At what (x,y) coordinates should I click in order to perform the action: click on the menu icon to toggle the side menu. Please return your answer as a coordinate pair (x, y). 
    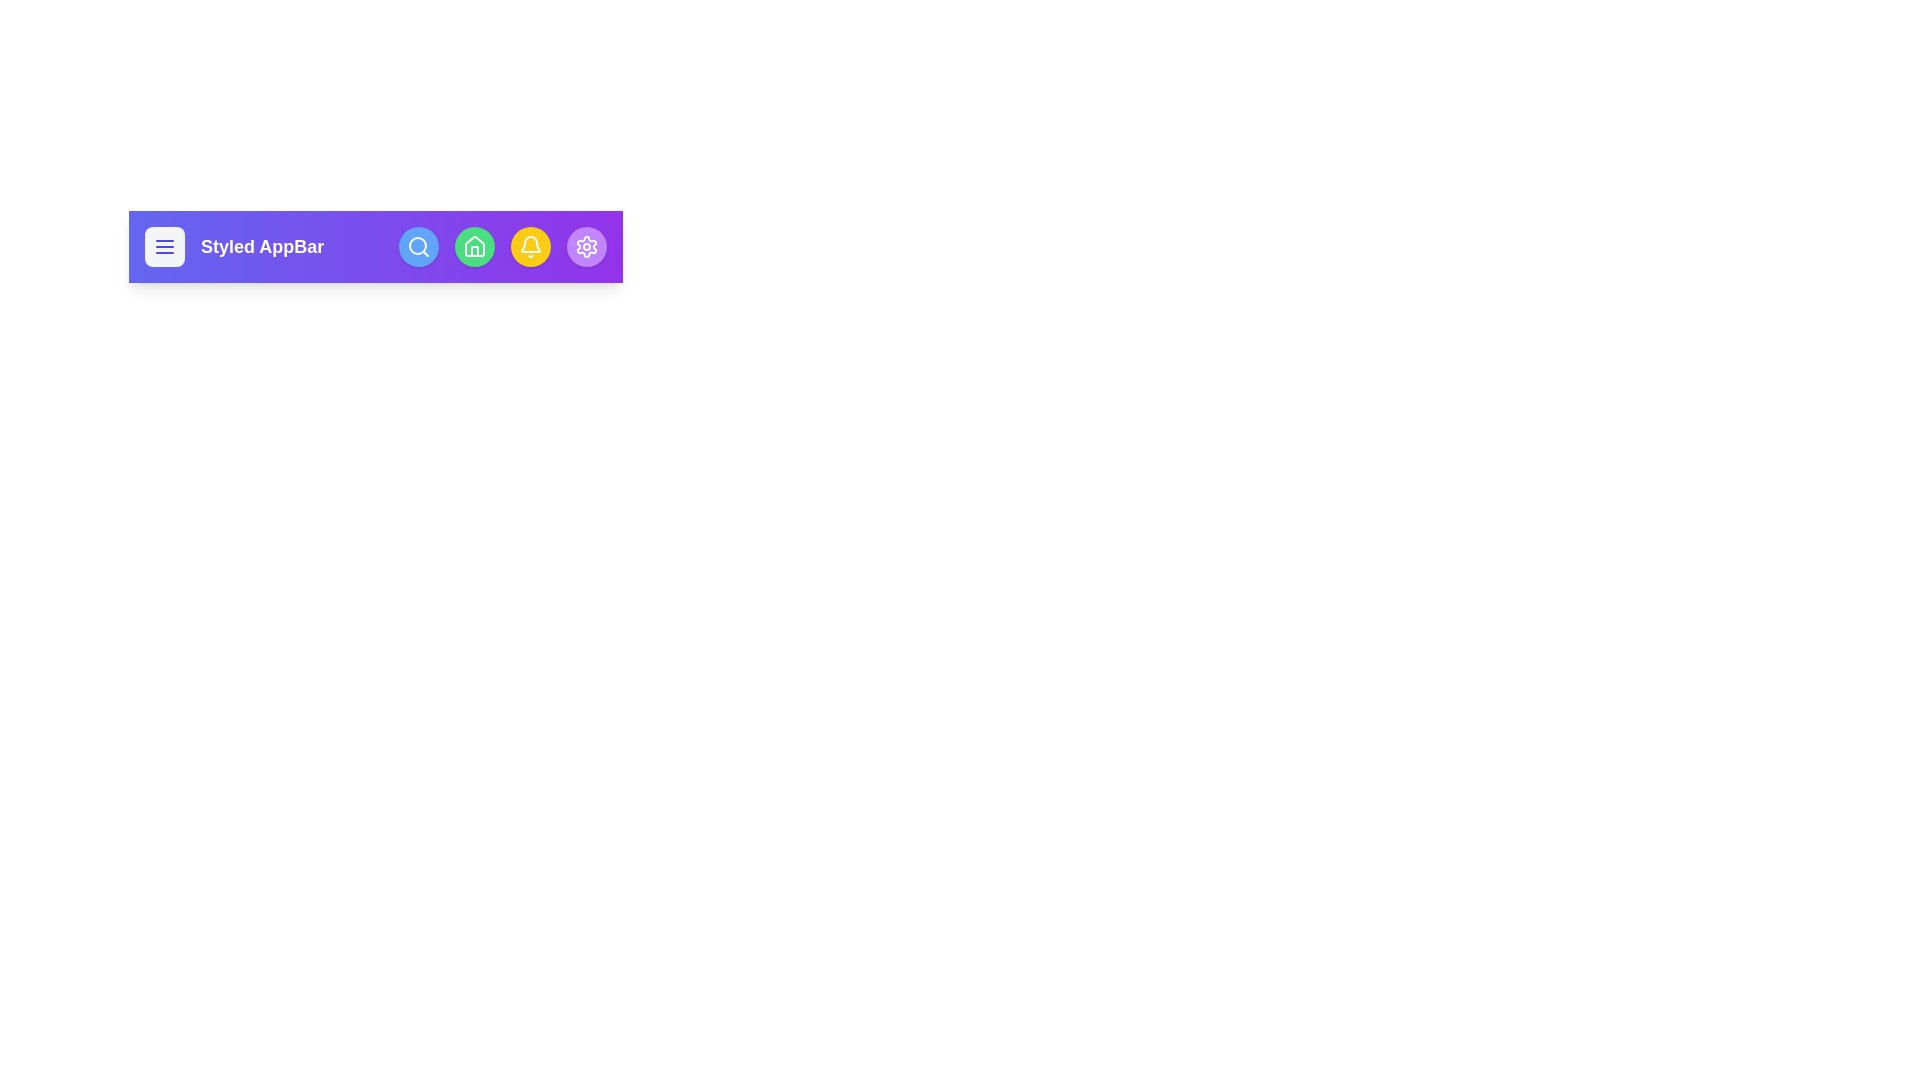
    Looking at the image, I should click on (164, 245).